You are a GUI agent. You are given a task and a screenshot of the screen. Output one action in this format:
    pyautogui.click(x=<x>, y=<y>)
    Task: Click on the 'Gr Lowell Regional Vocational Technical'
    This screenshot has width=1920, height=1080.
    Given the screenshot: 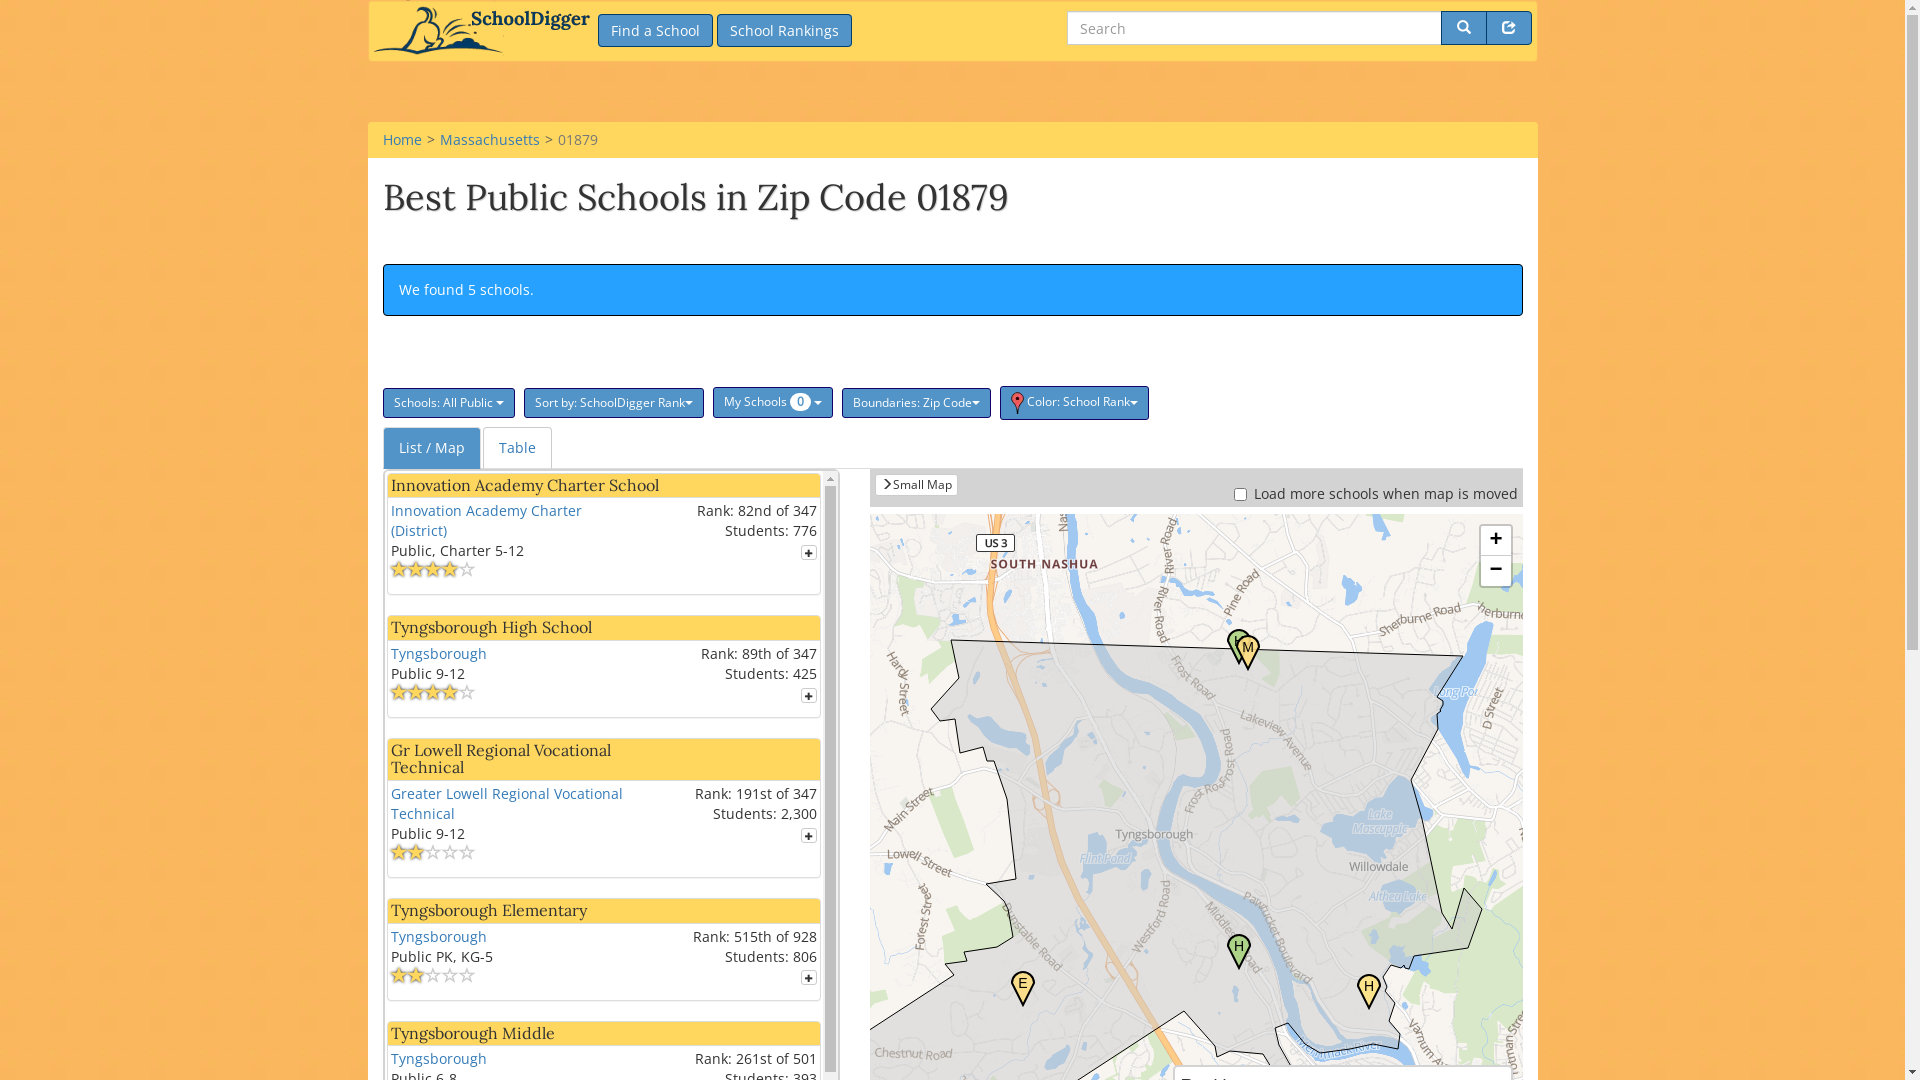 What is the action you would take?
    pyautogui.click(x=499, y=759)
    